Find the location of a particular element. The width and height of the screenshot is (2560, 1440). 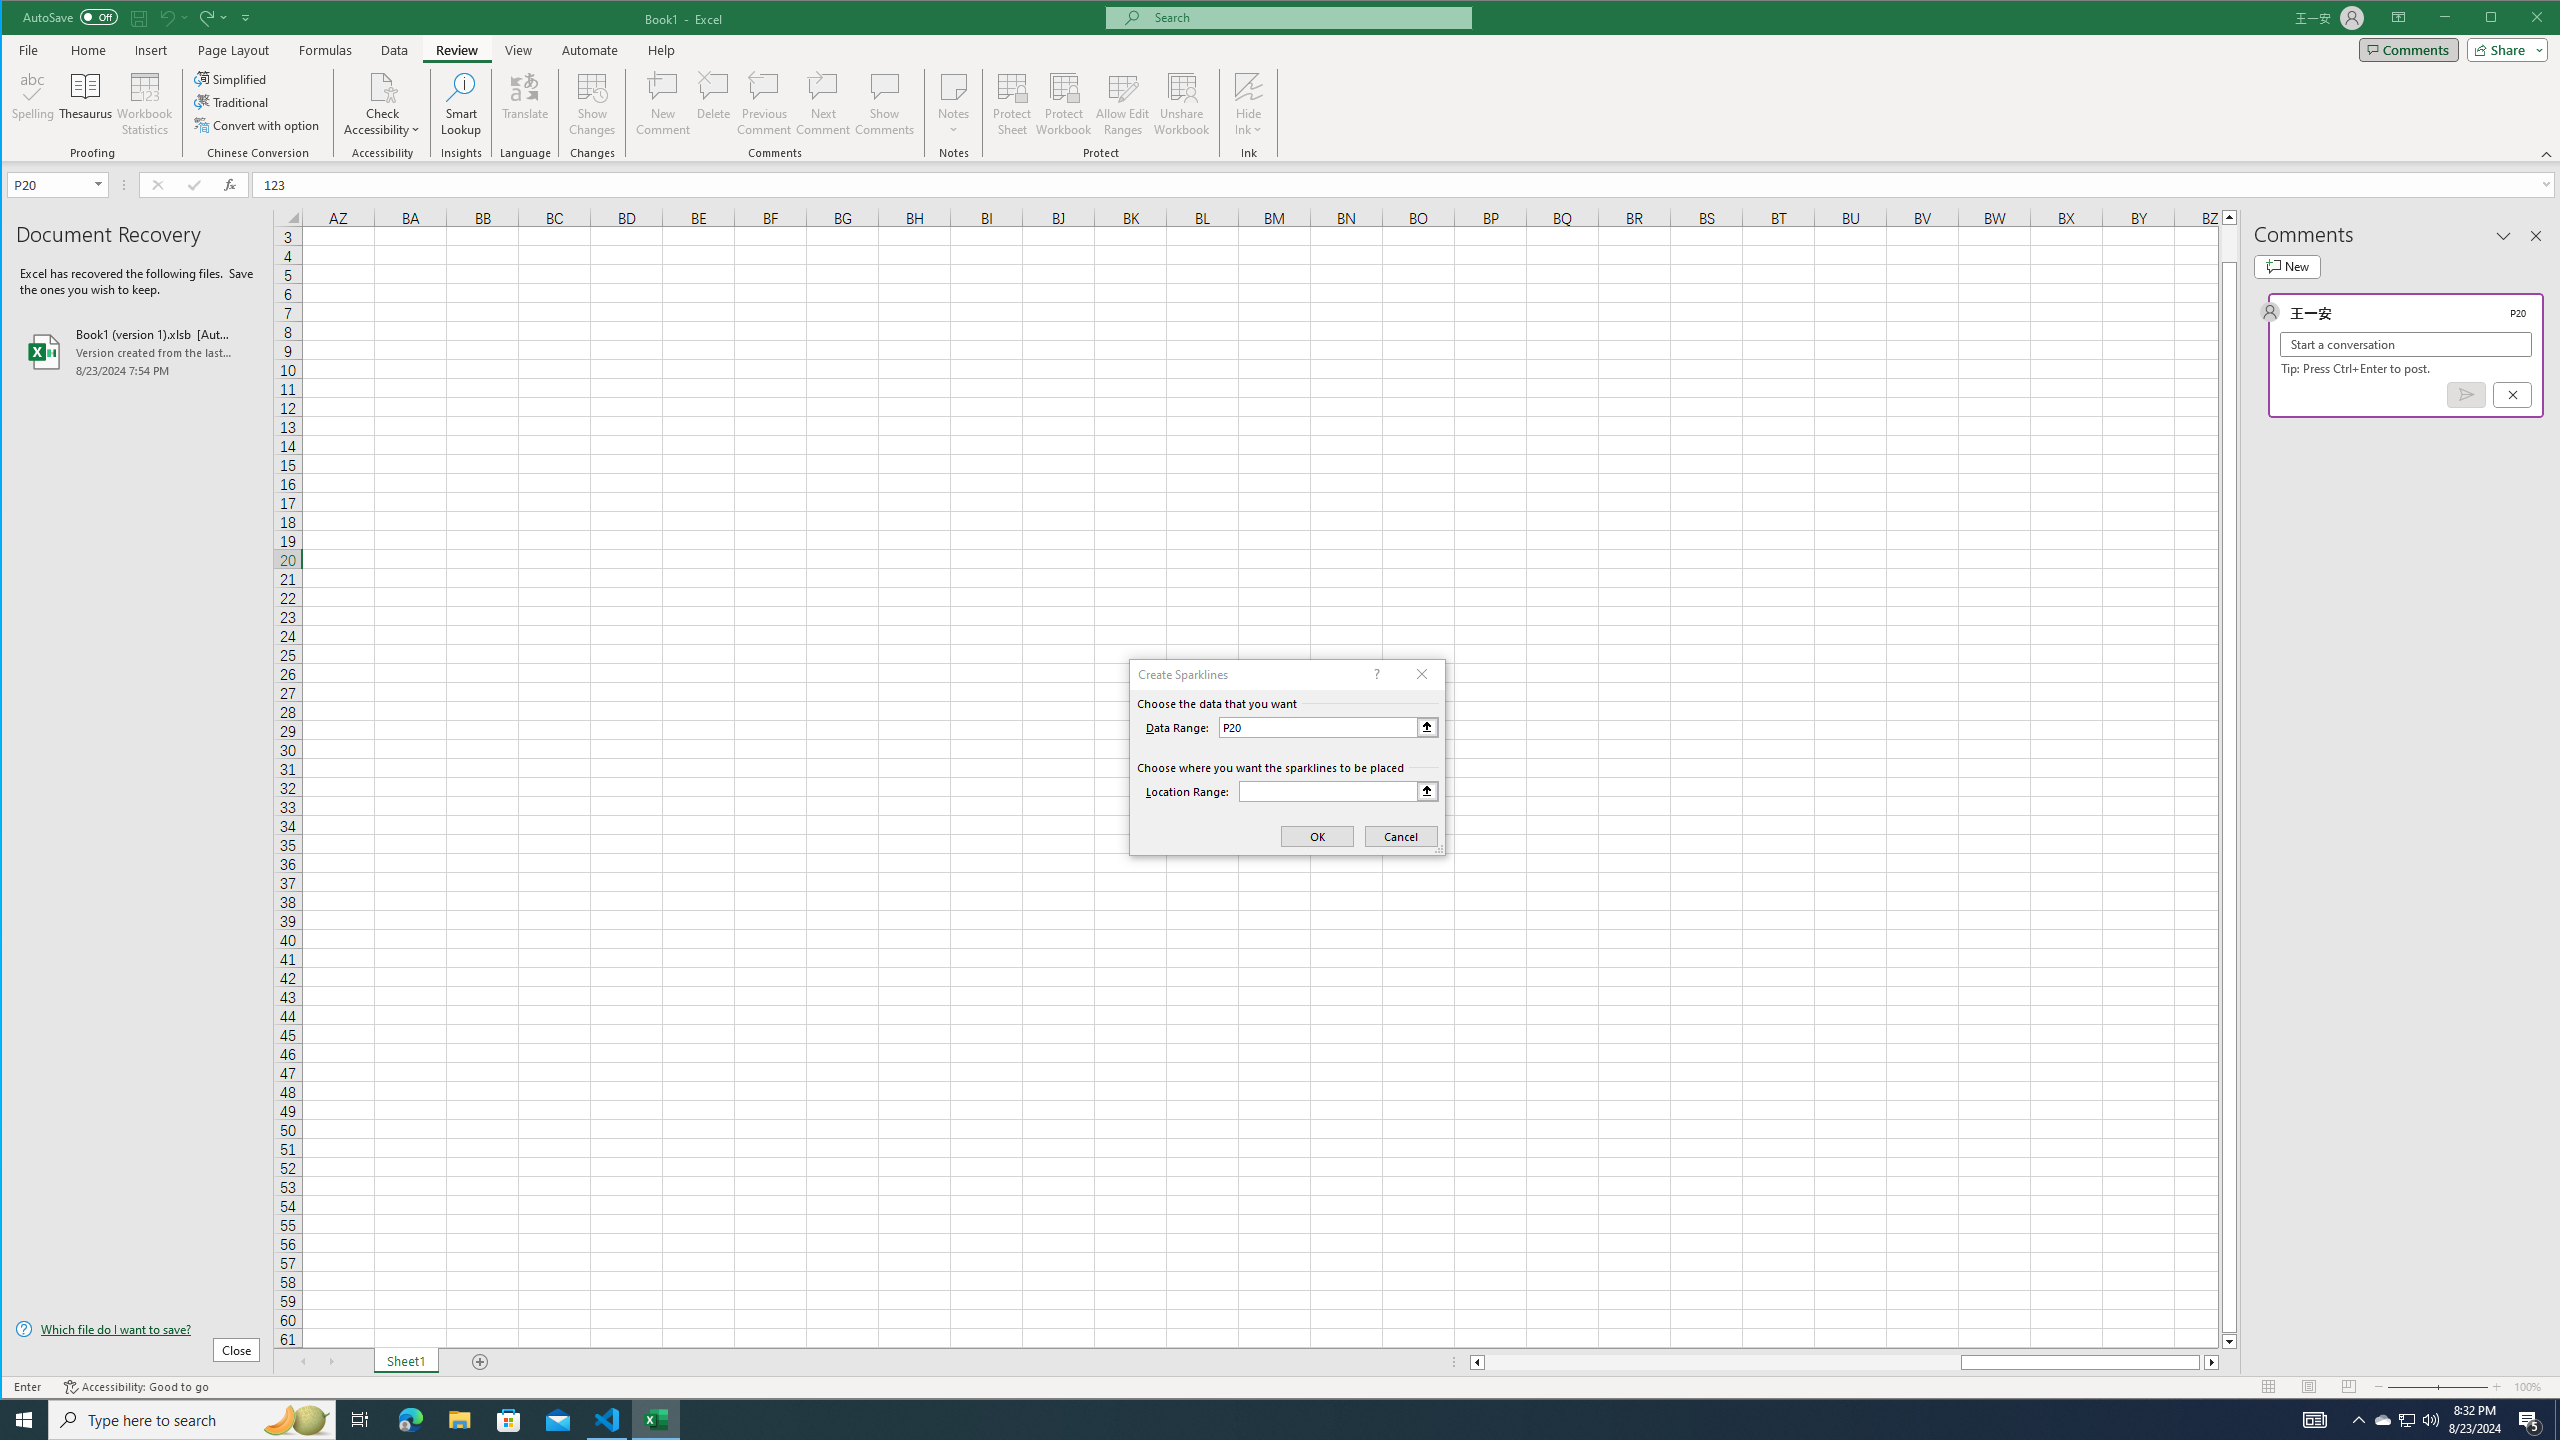

'Hide Ink' is located at coordinates (1248, 85).